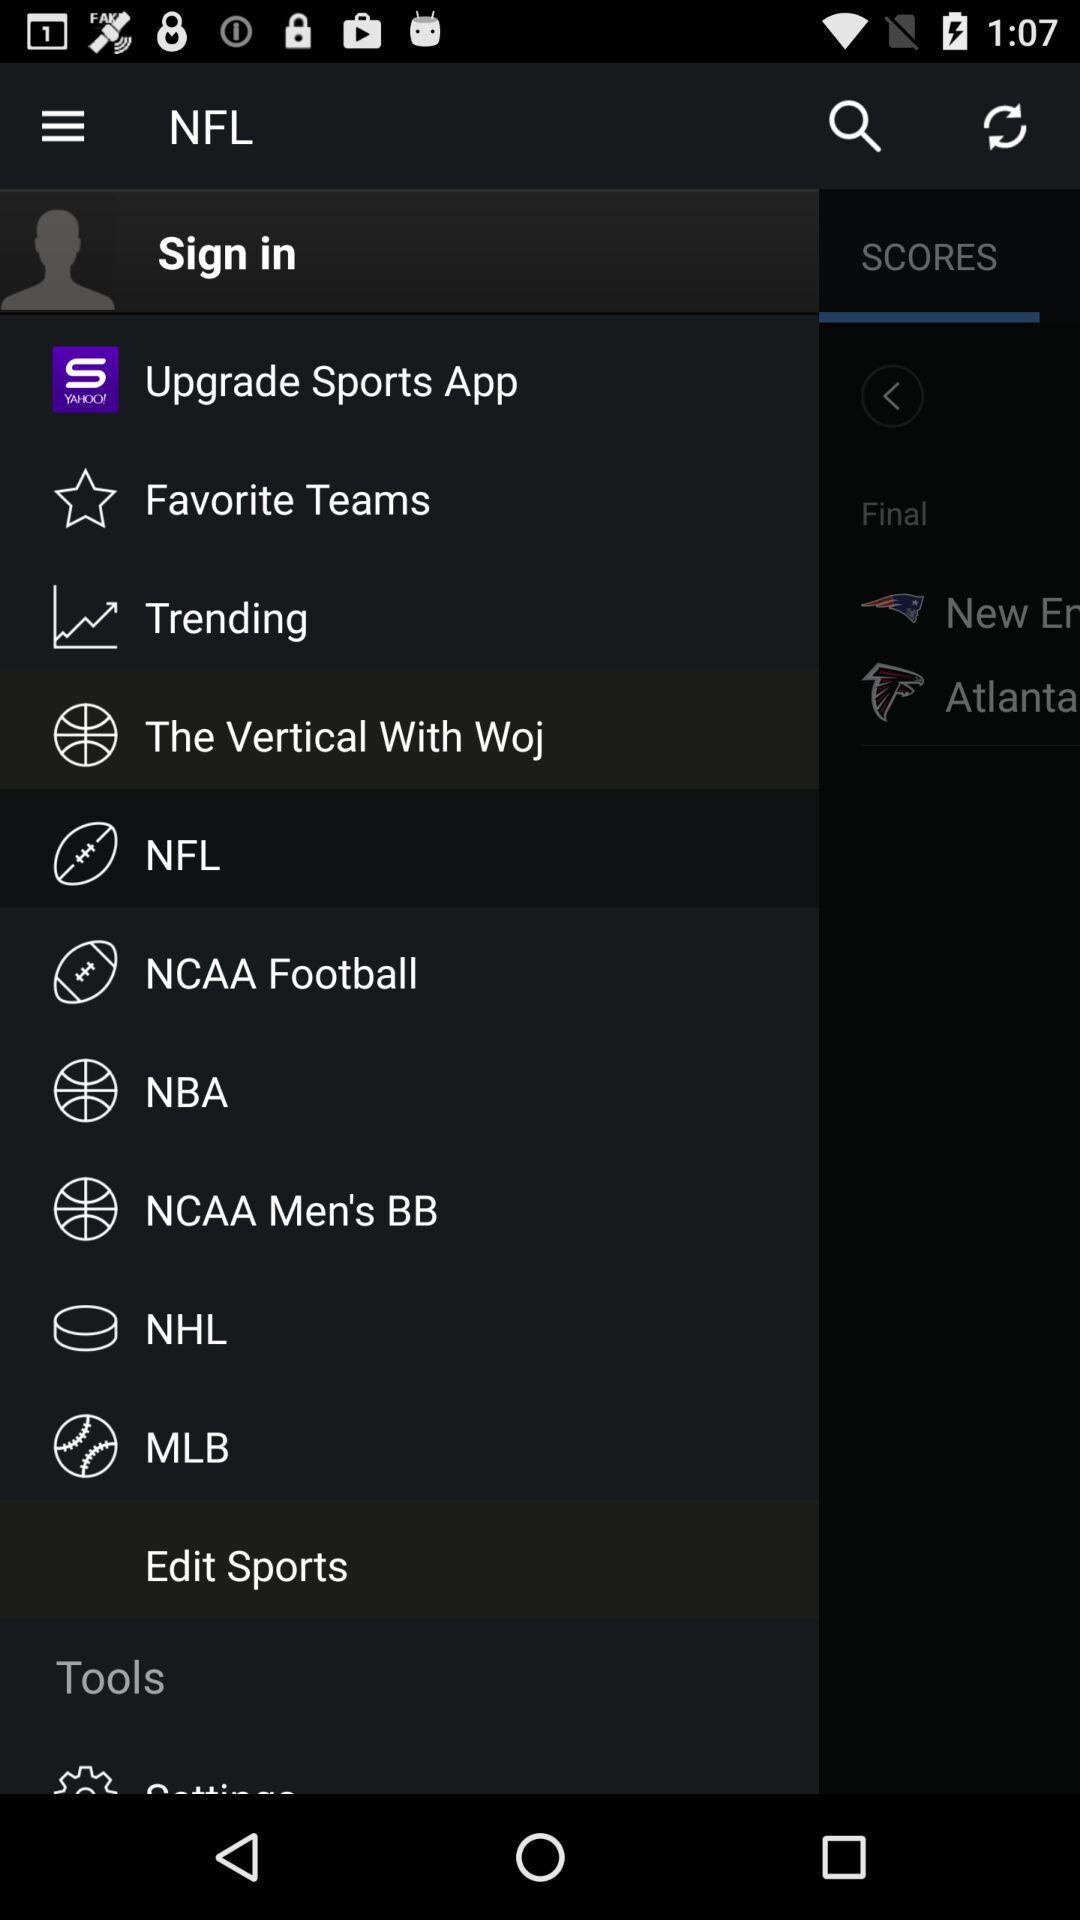 This screenshot has height=1920, width=1080. Describe the element at coordinates (1005, 133) in the screenshot. I see `the refresh icon` at that location.